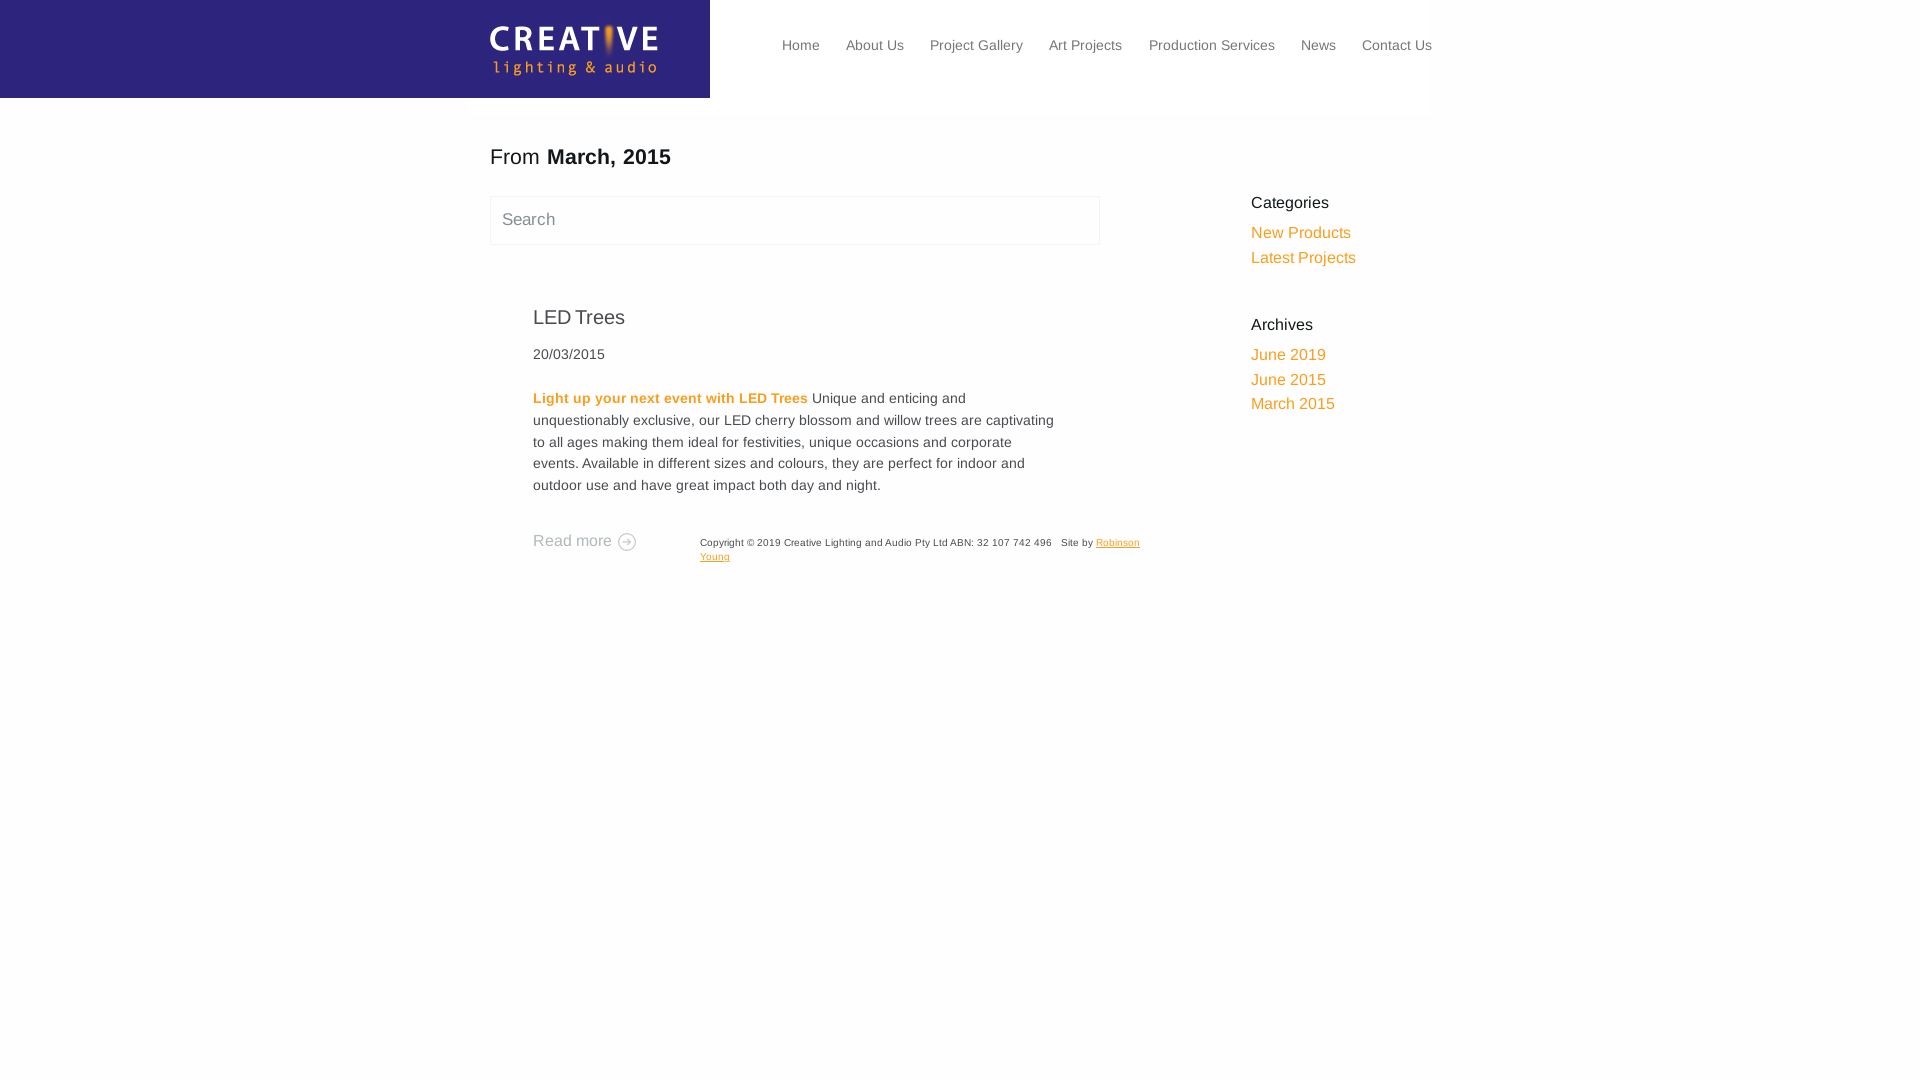 The image size is (1920, 1080). Describe the element at coordinates (1288, 379) in the screenshot. I see `'June 2015'` at that location.